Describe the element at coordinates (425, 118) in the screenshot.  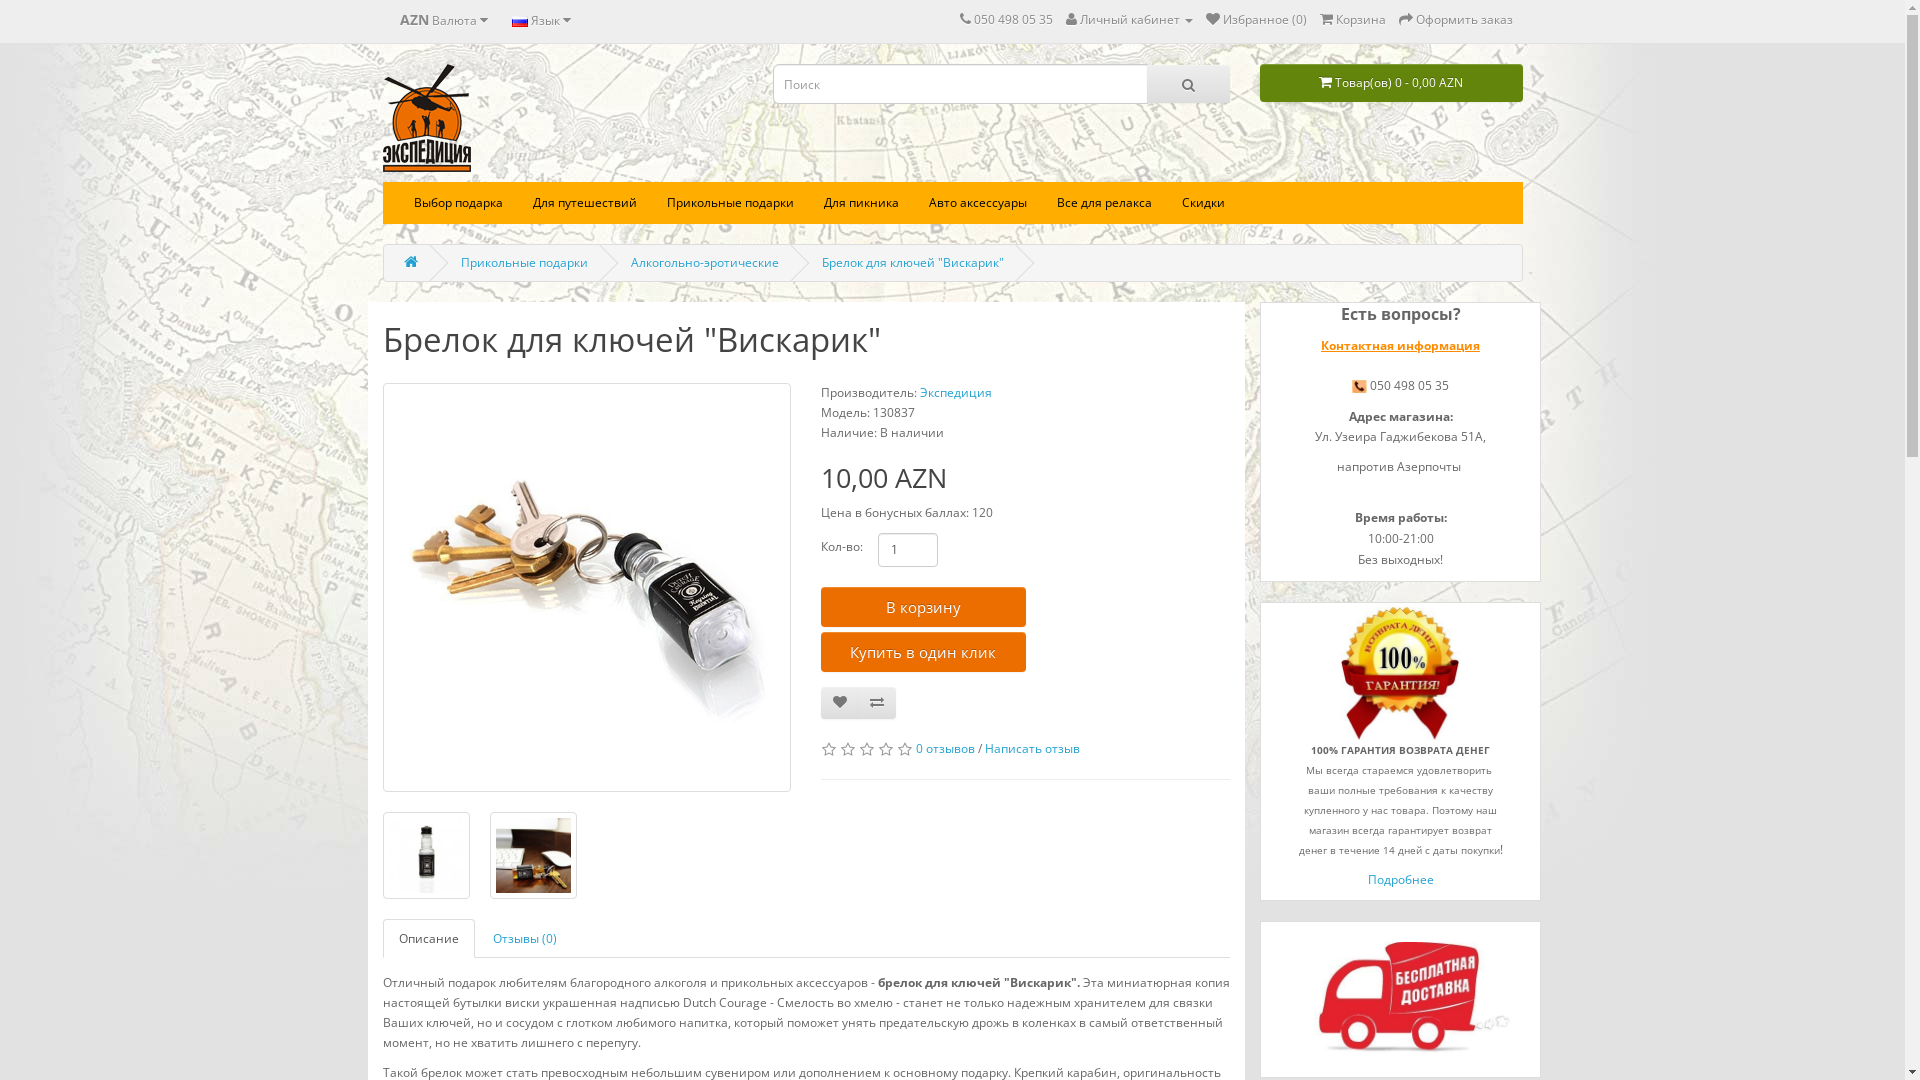
I see `'Expedition AZ'` at that location.